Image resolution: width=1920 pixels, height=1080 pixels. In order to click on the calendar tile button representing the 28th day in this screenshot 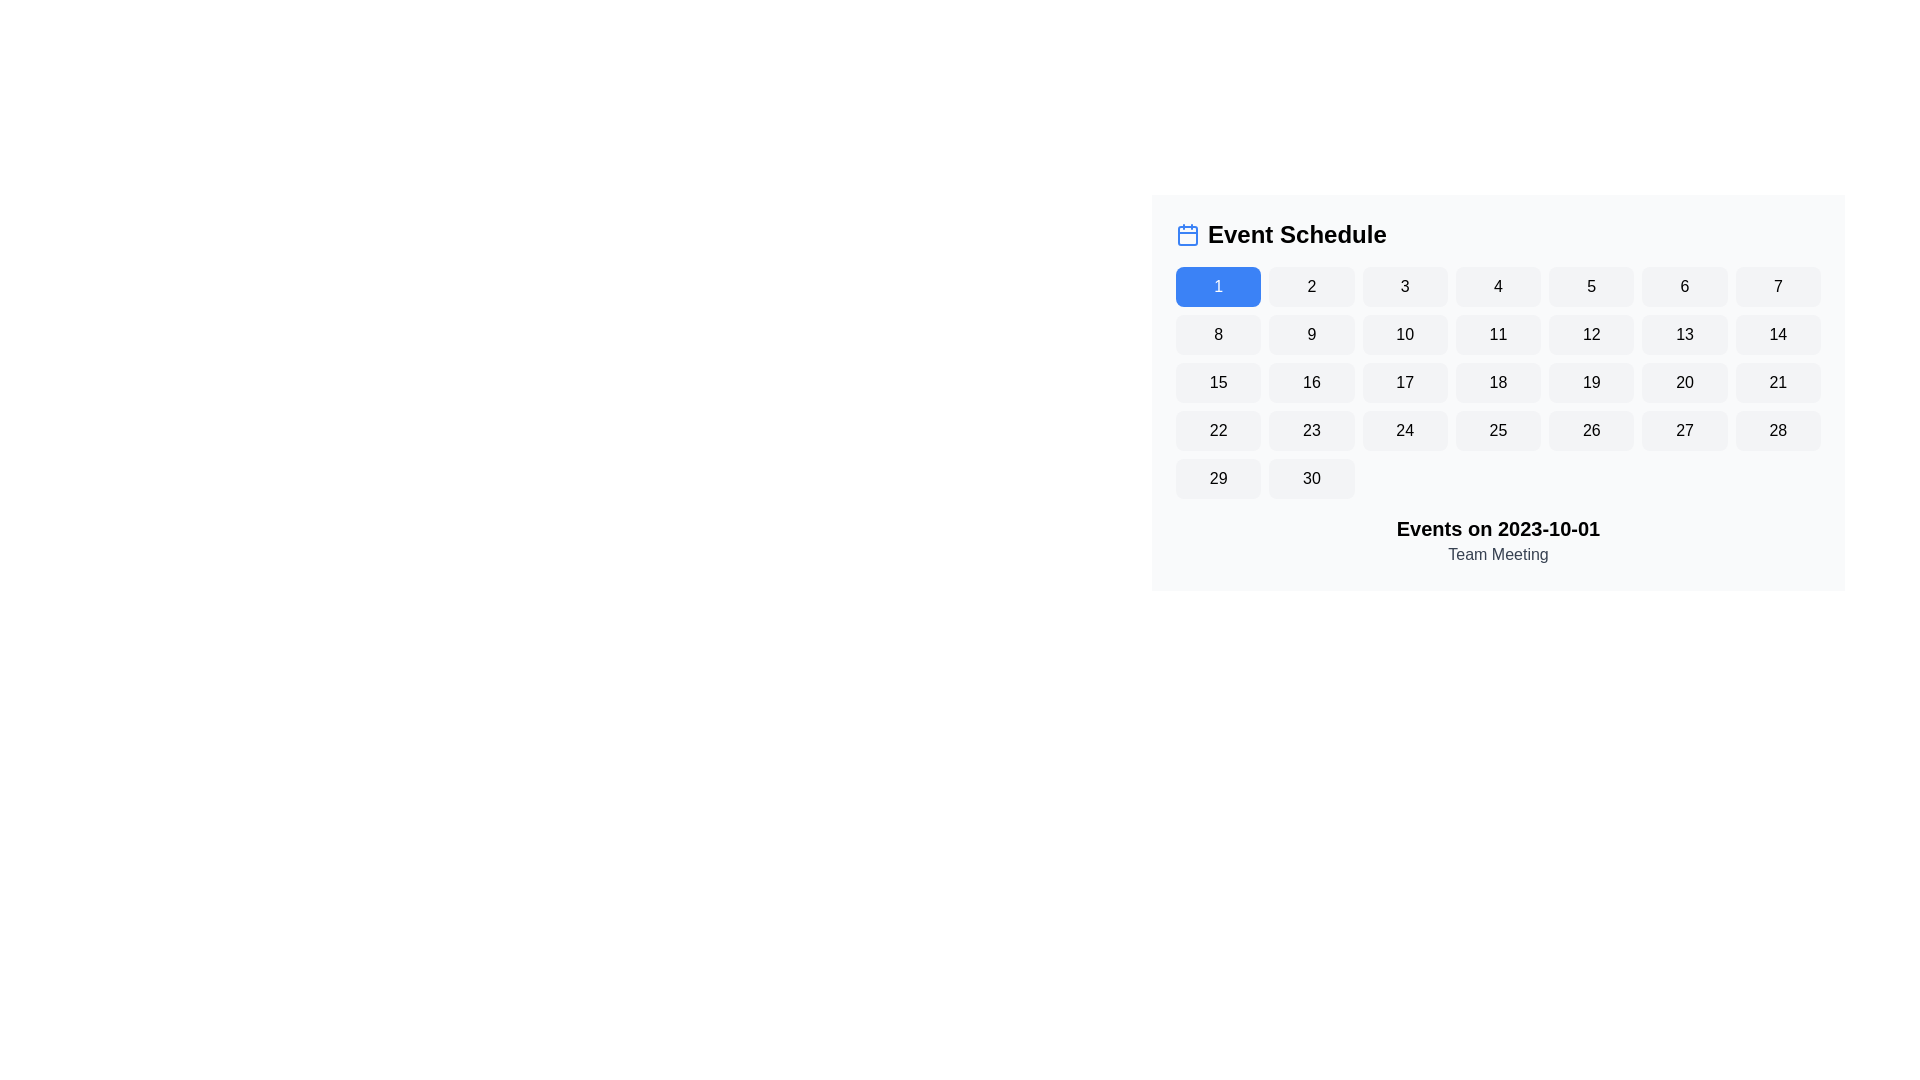, I will do `click(1778, 430)`.